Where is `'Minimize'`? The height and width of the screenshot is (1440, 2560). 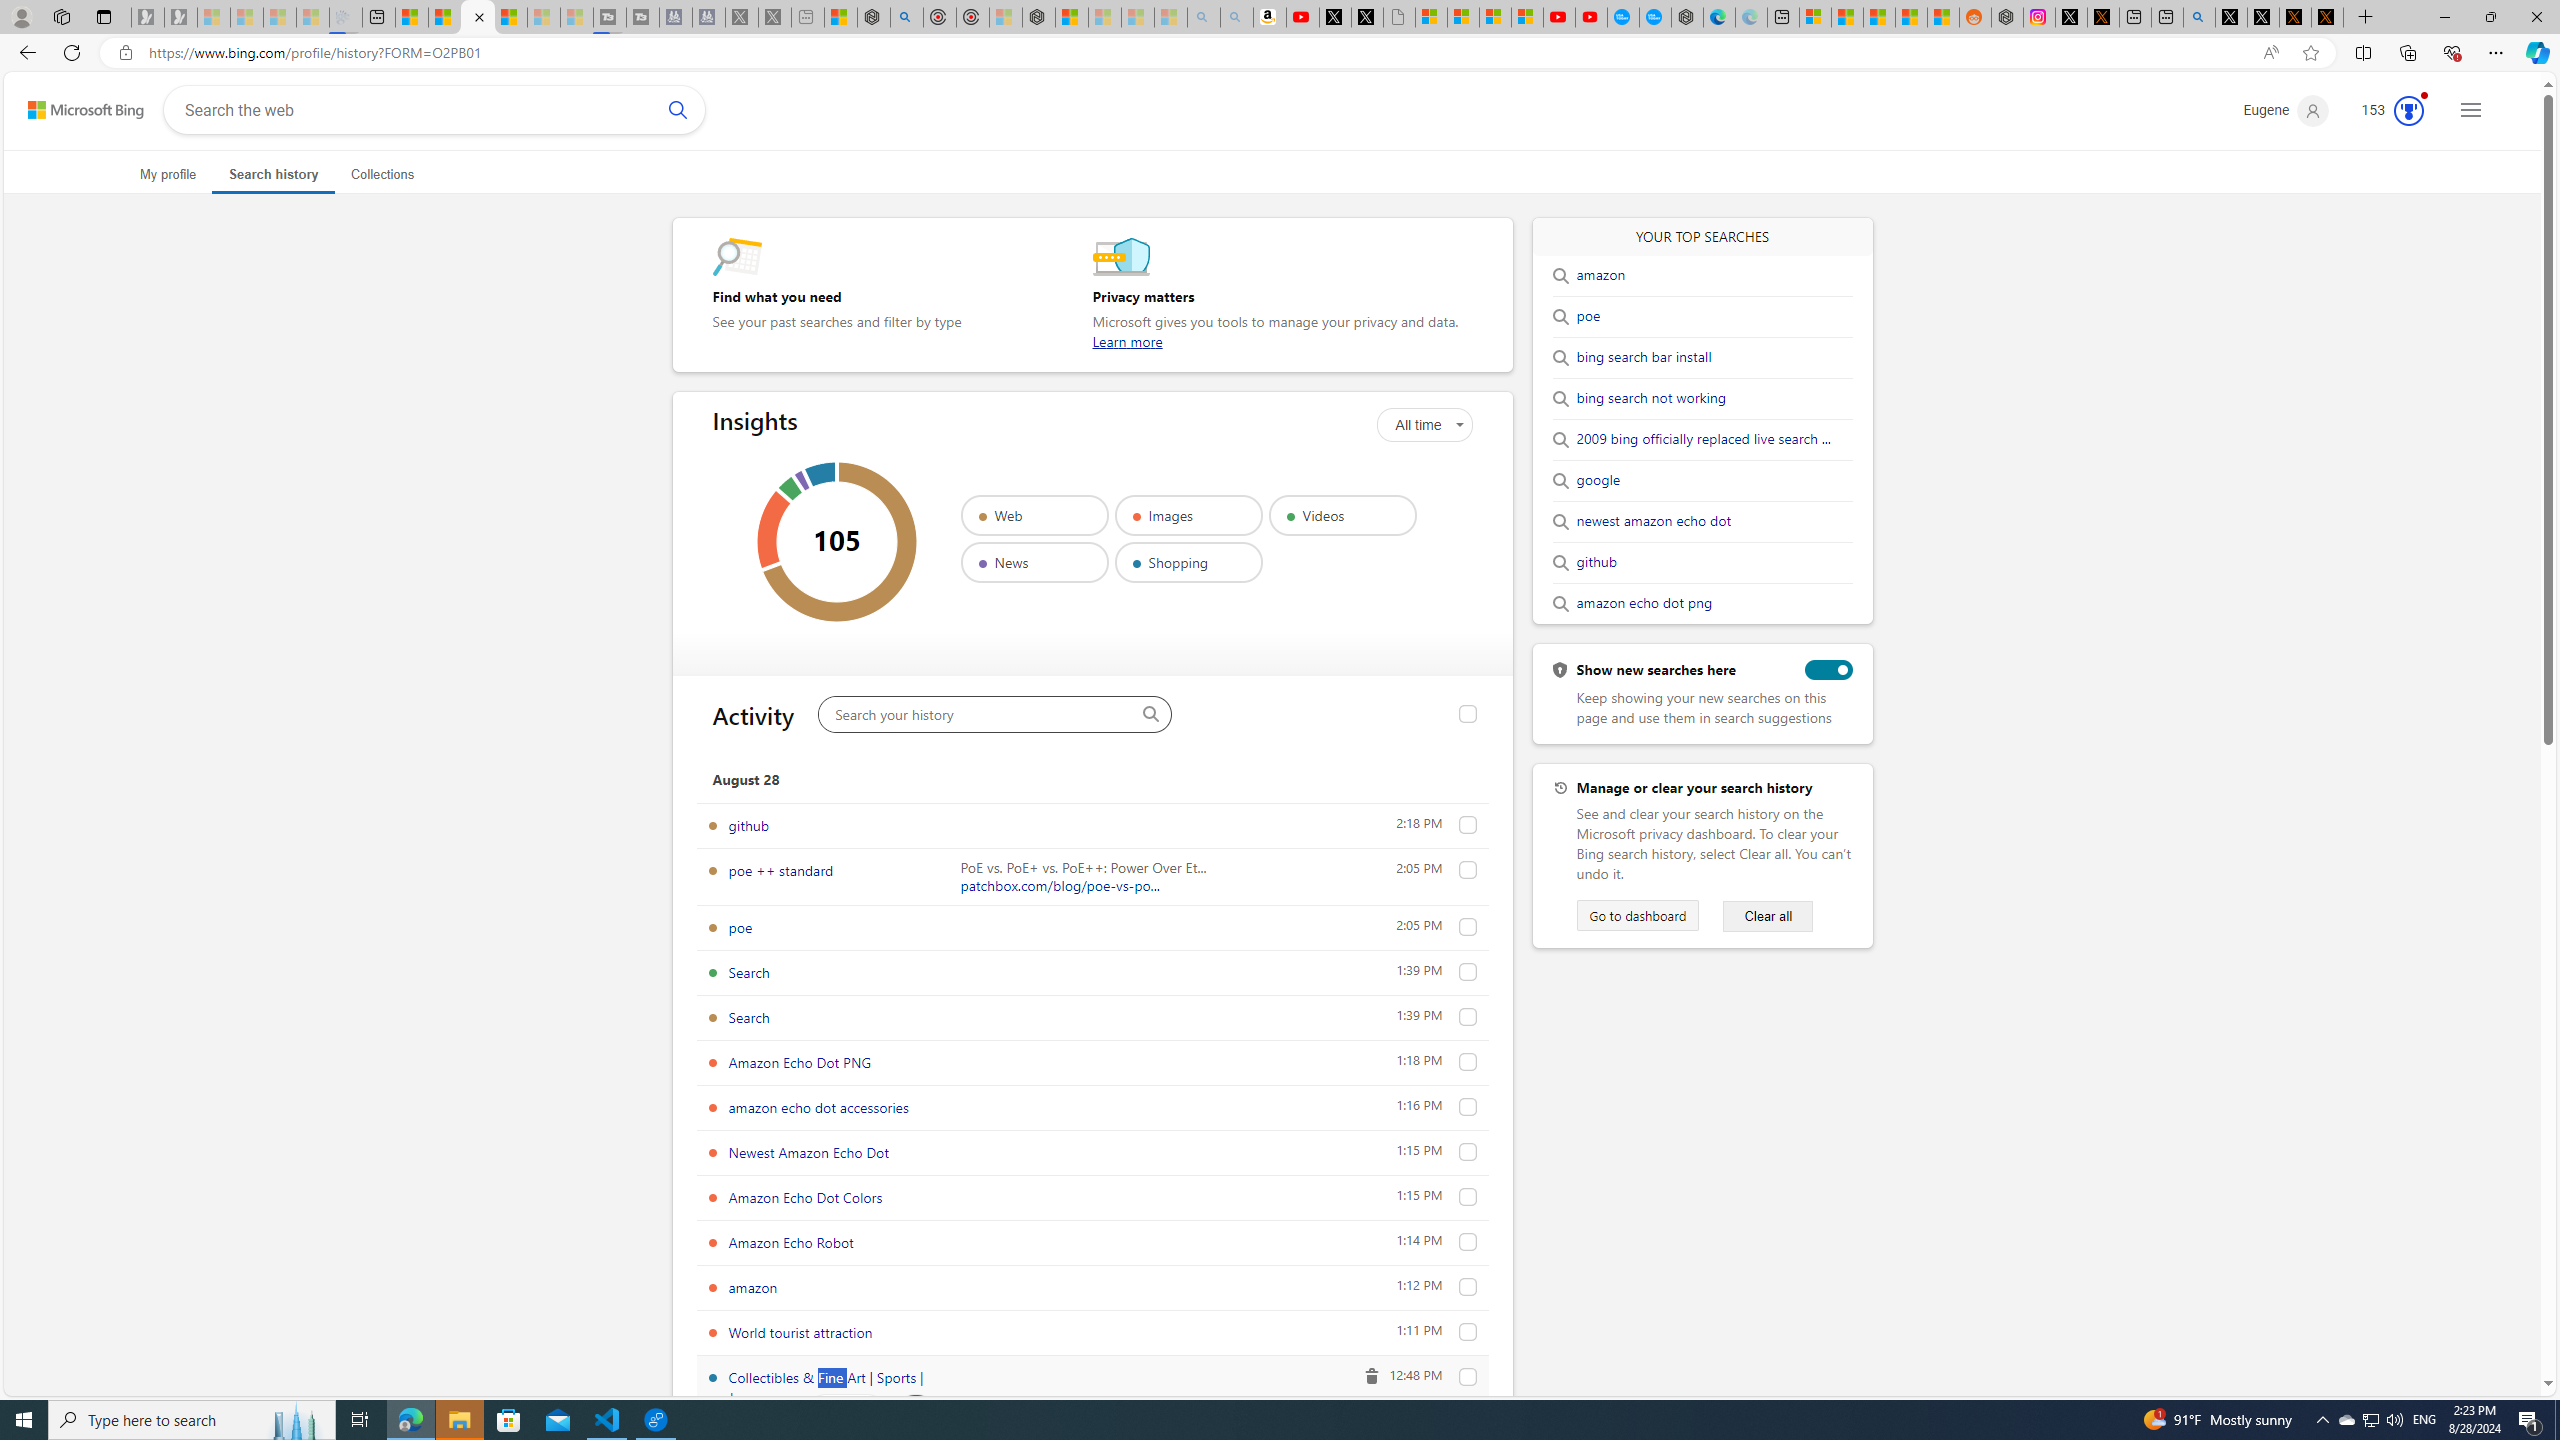 'Minimize' is located at coordinates (2443, 16).